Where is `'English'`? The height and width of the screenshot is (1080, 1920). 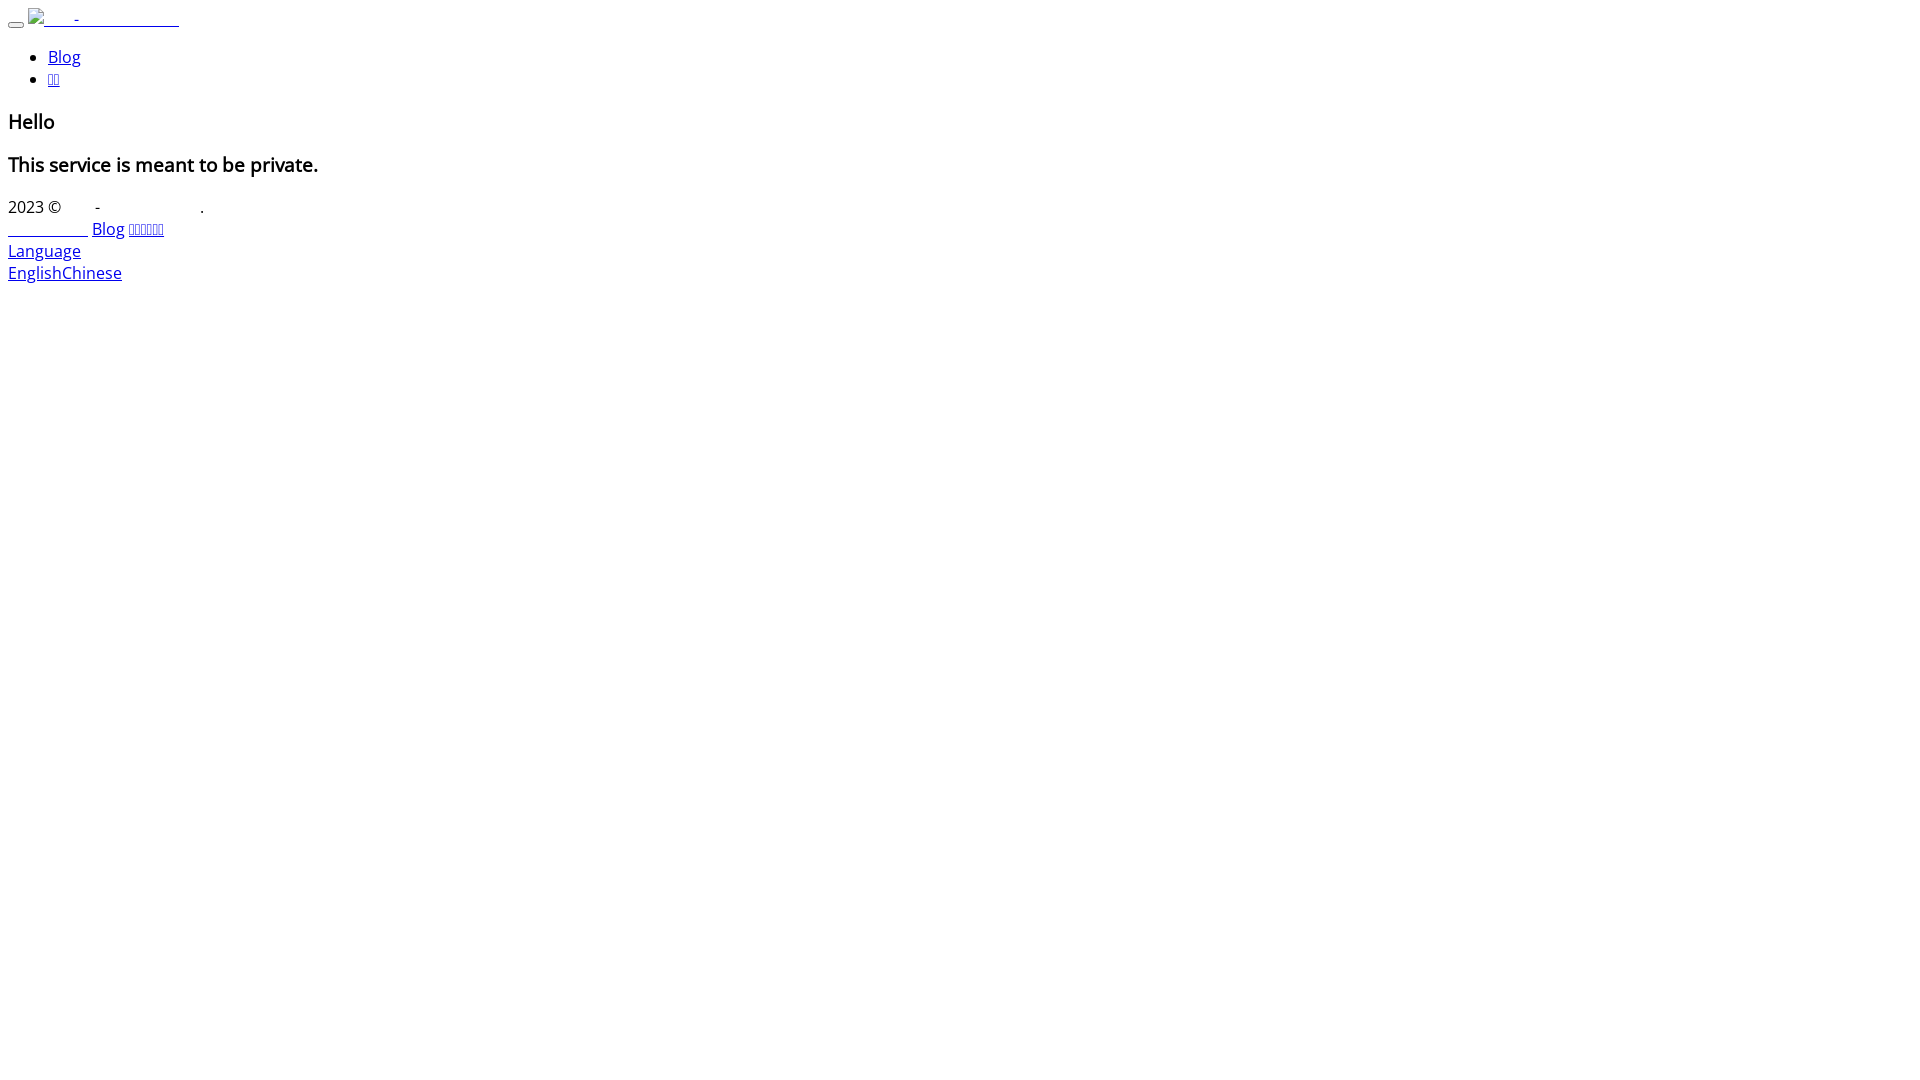 'English' is located at coordinates (34, 273).